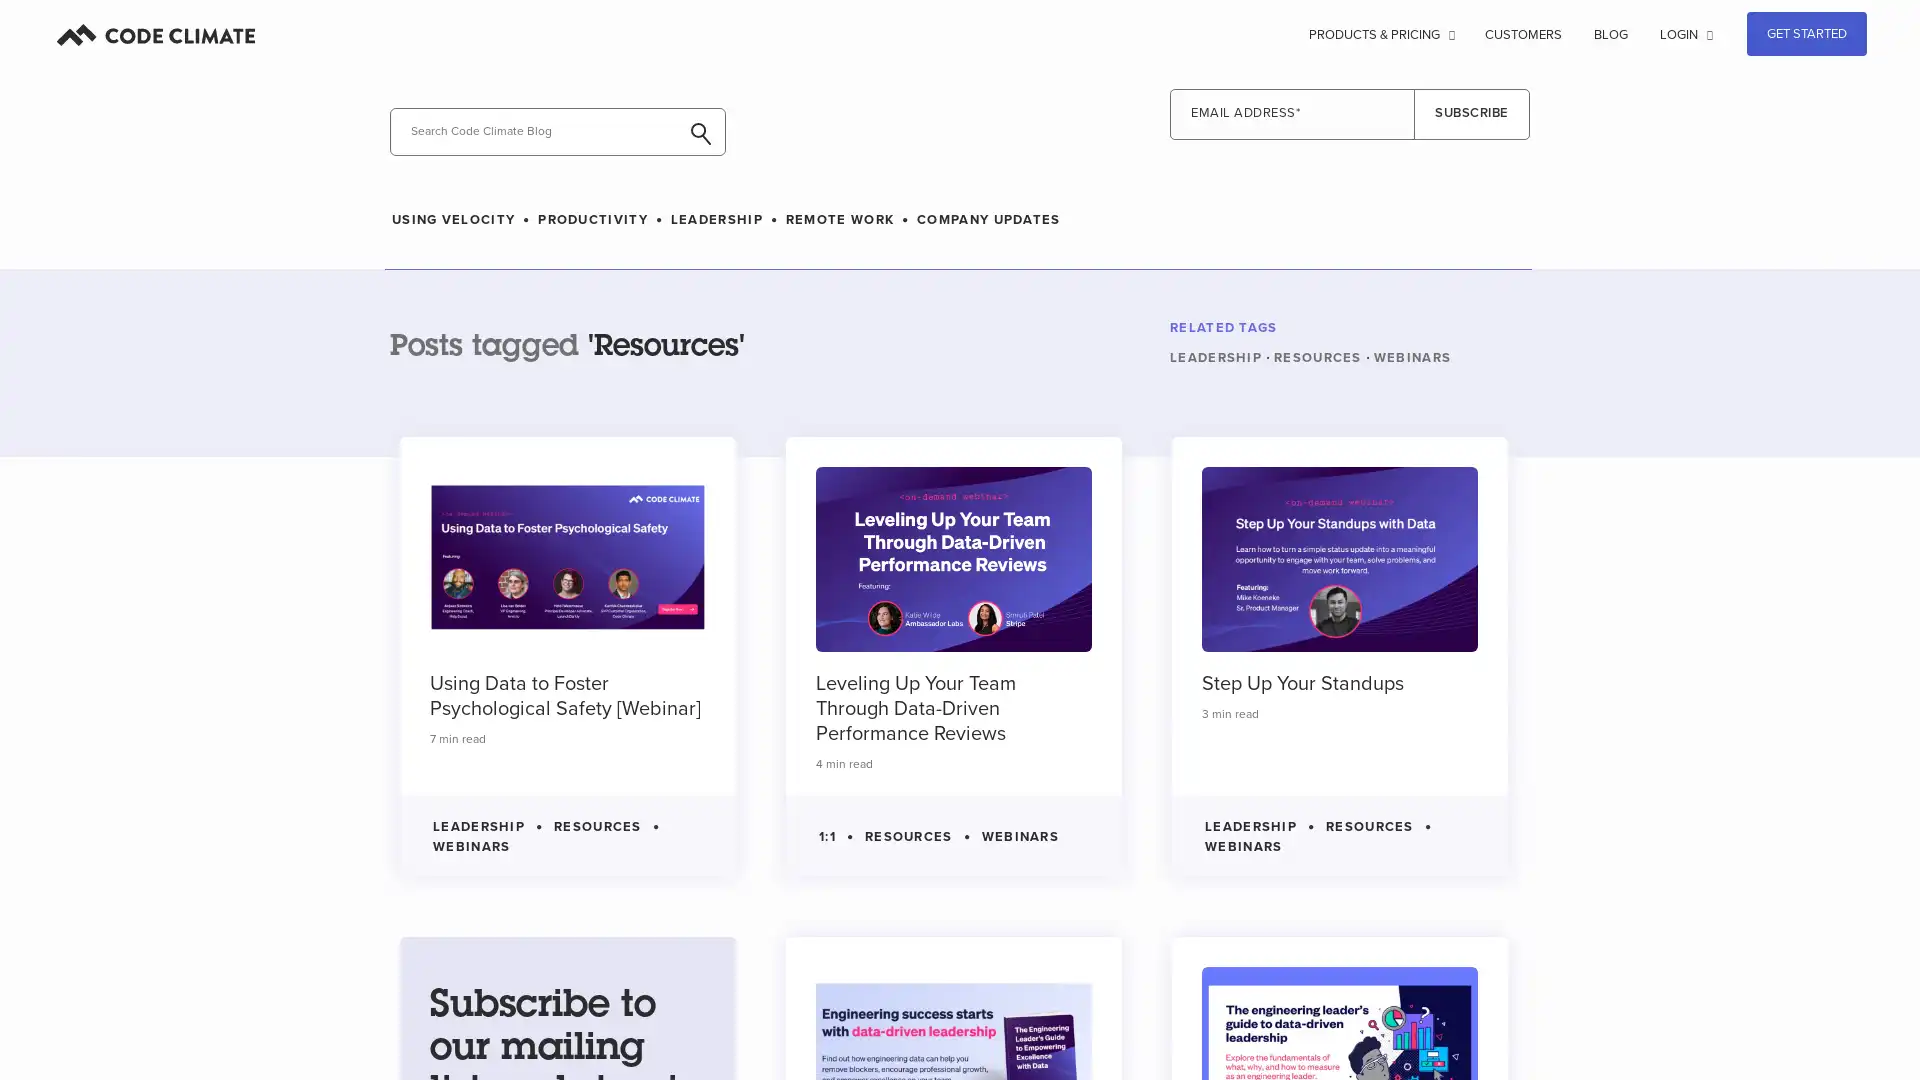 Image resolution: width=1920 pixels, height=1080 pixels. I want to click on search_icon, so click(392, 169).